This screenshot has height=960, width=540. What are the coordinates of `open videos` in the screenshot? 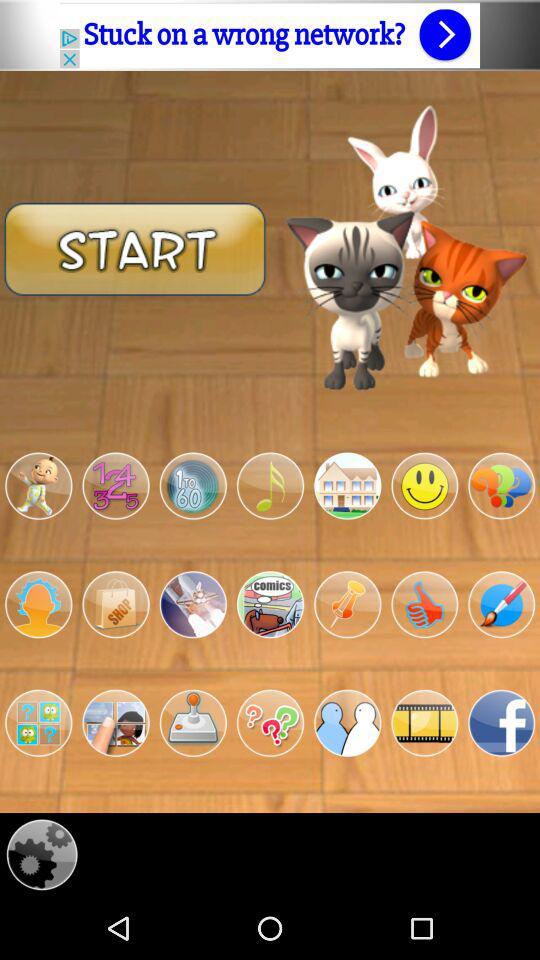 It's located at (423, 722).